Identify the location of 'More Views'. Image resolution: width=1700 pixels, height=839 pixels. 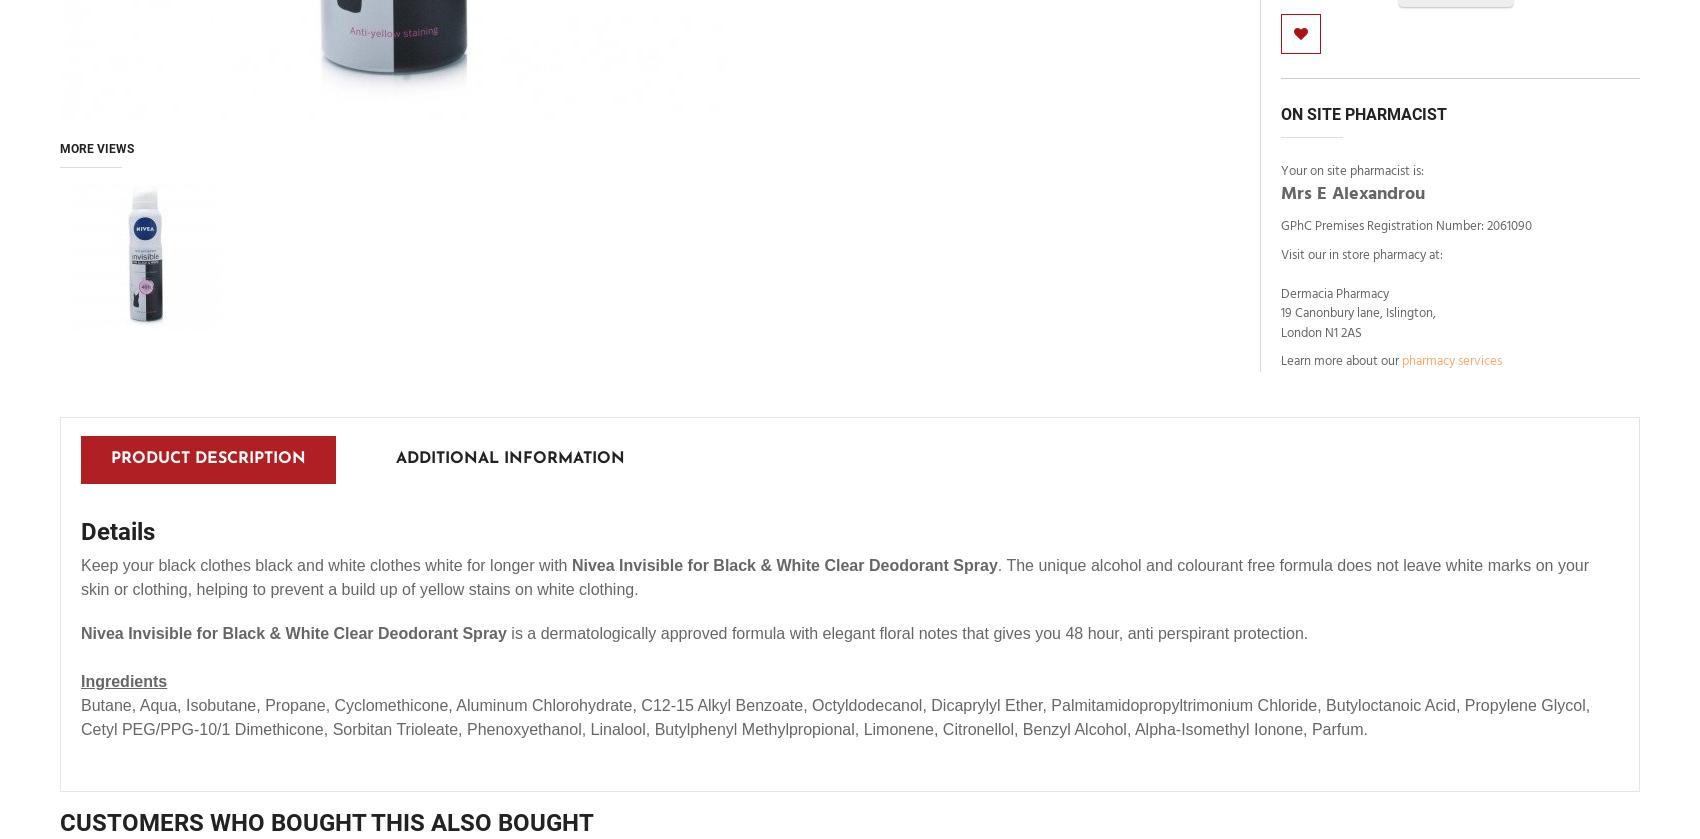
(97, 147).